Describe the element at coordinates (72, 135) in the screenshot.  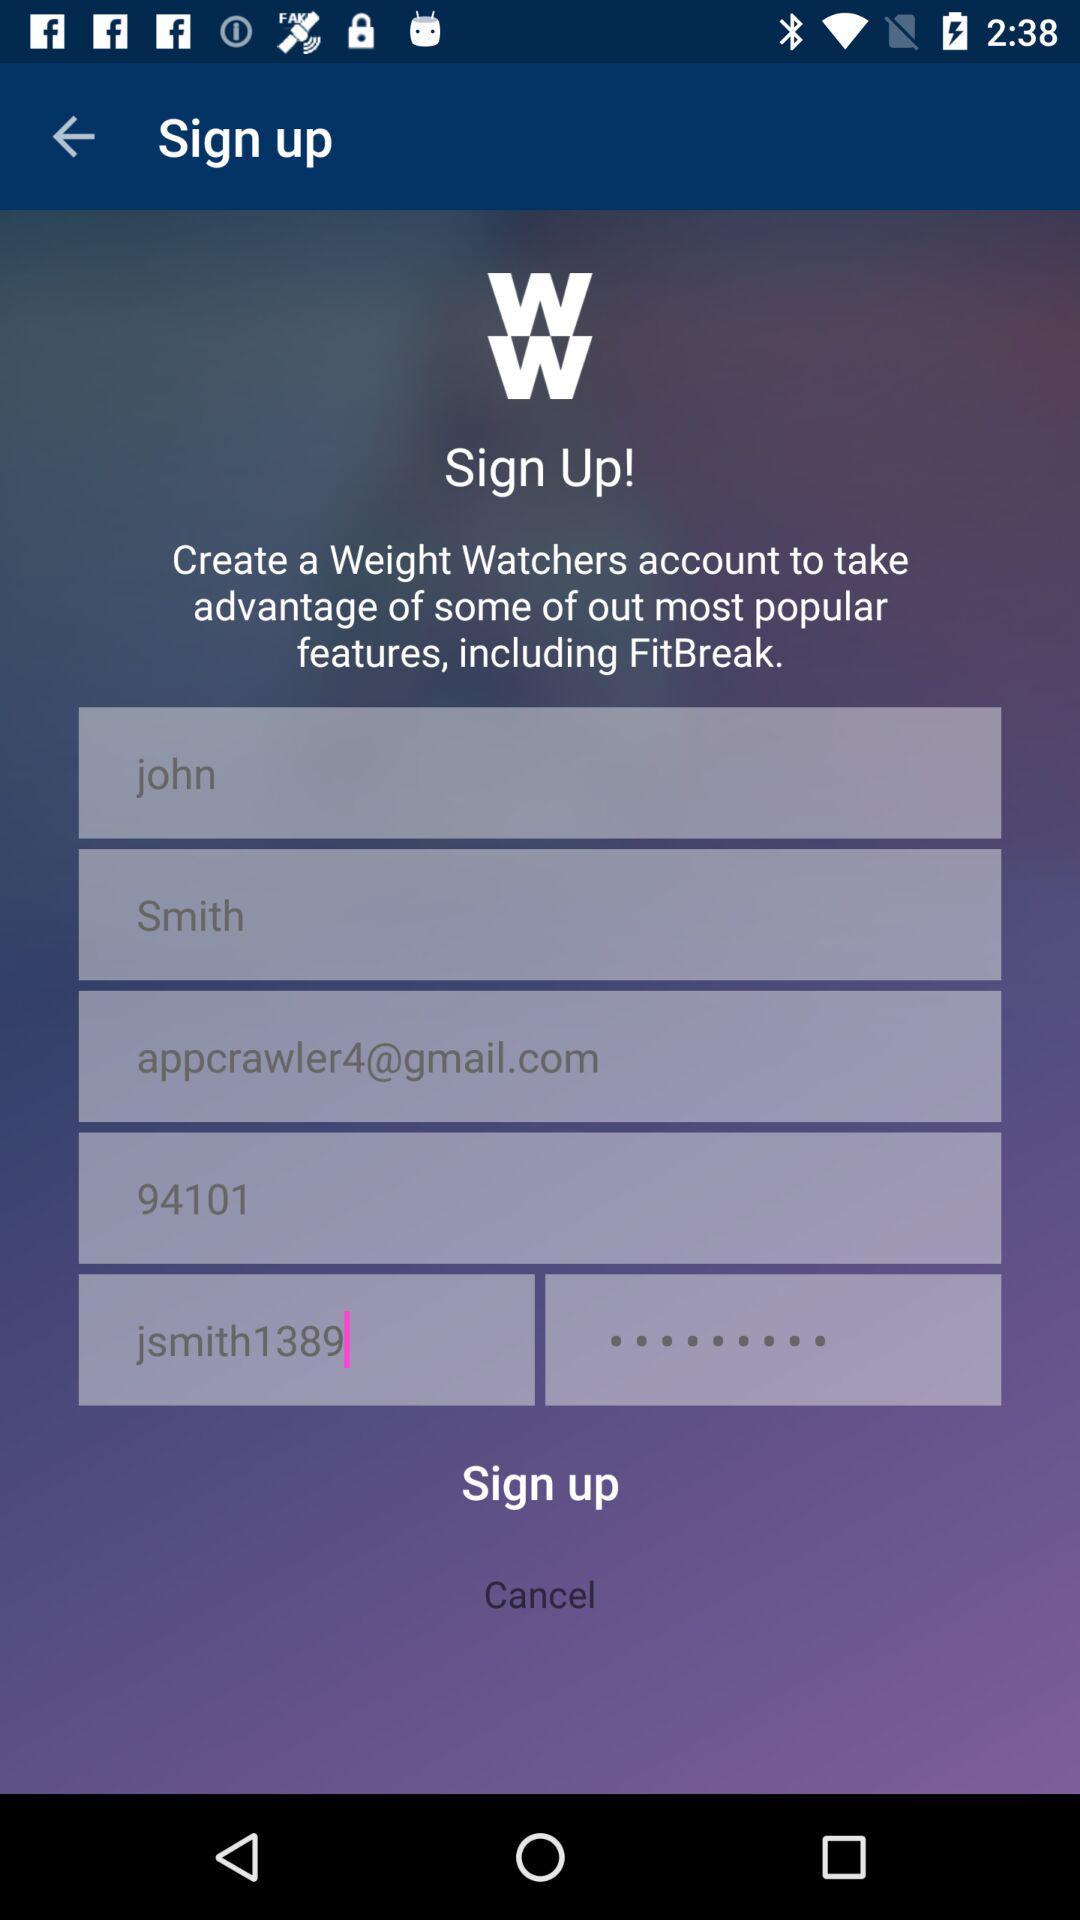
I see `item to the left of the sign up icon` at that location.